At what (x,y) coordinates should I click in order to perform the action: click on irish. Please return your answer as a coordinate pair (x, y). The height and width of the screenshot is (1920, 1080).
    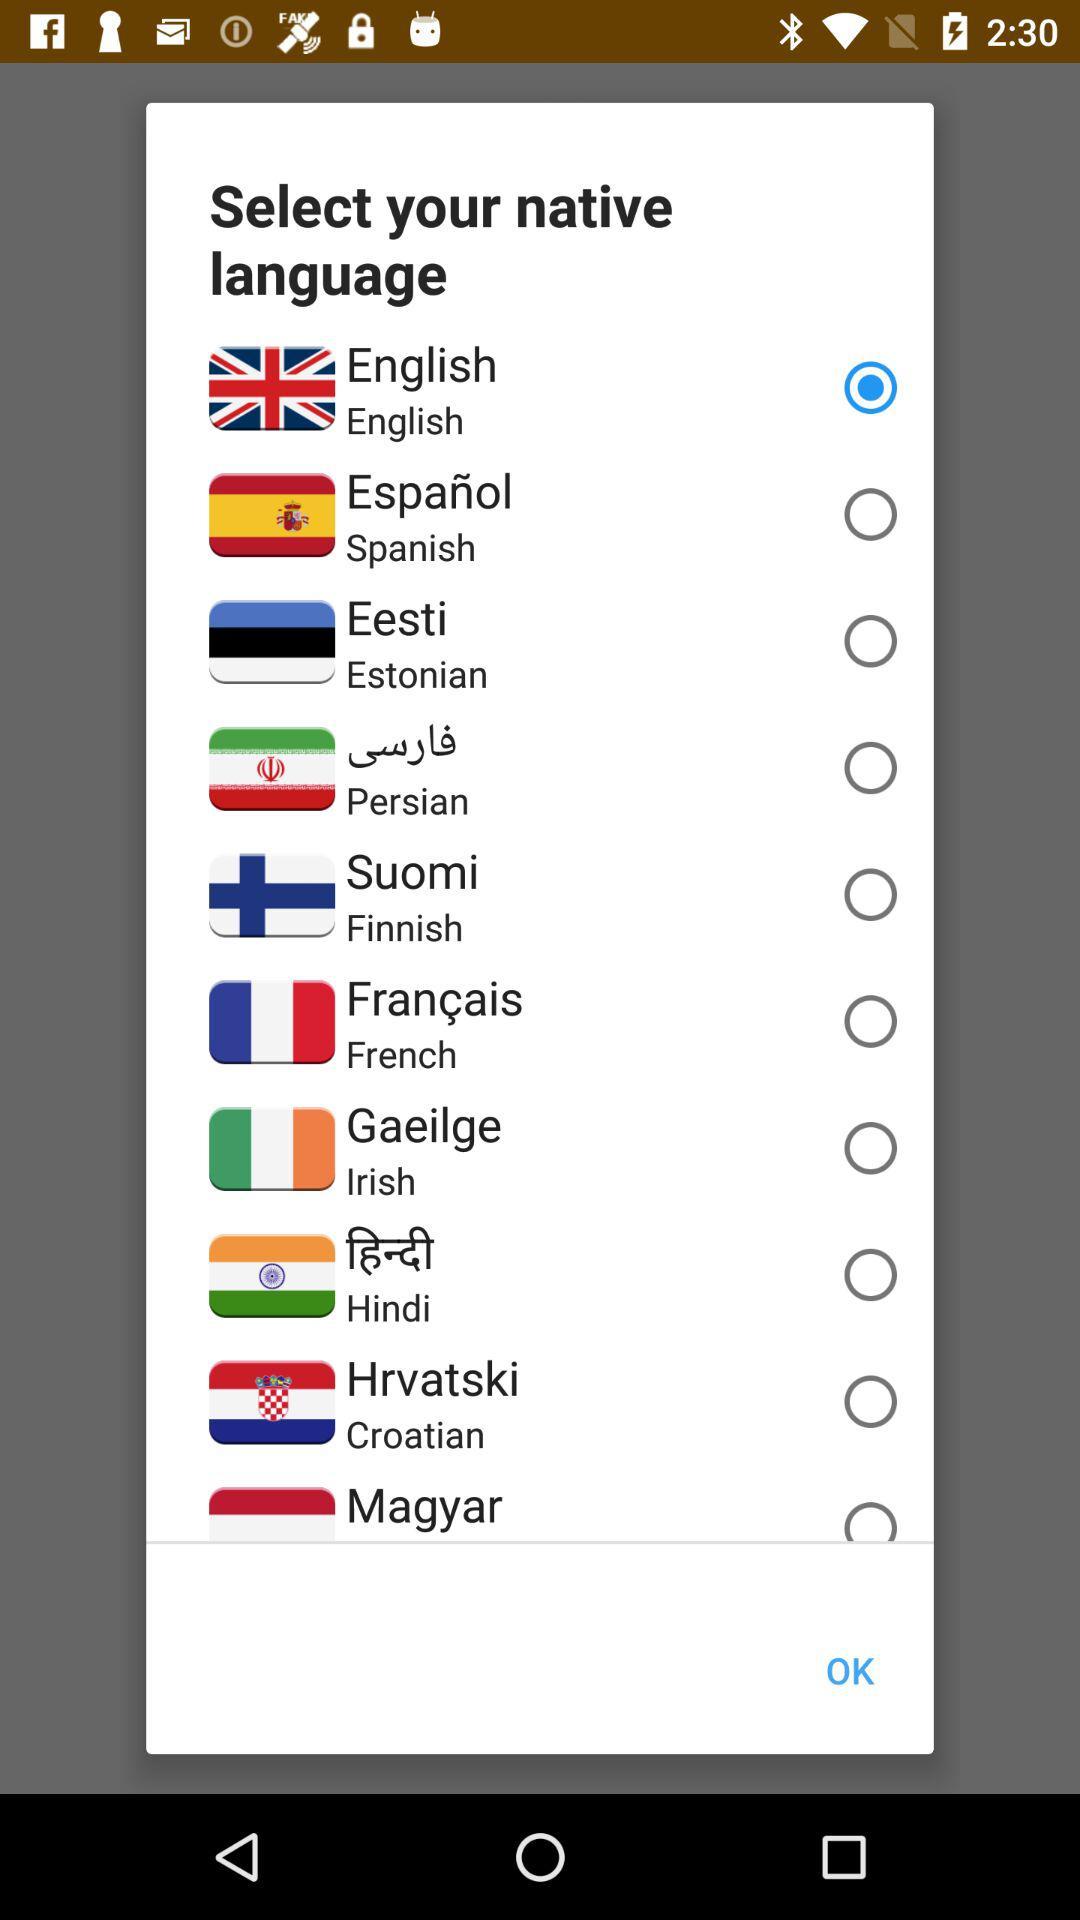
    Looking at the image, I should click on (381, 1180).